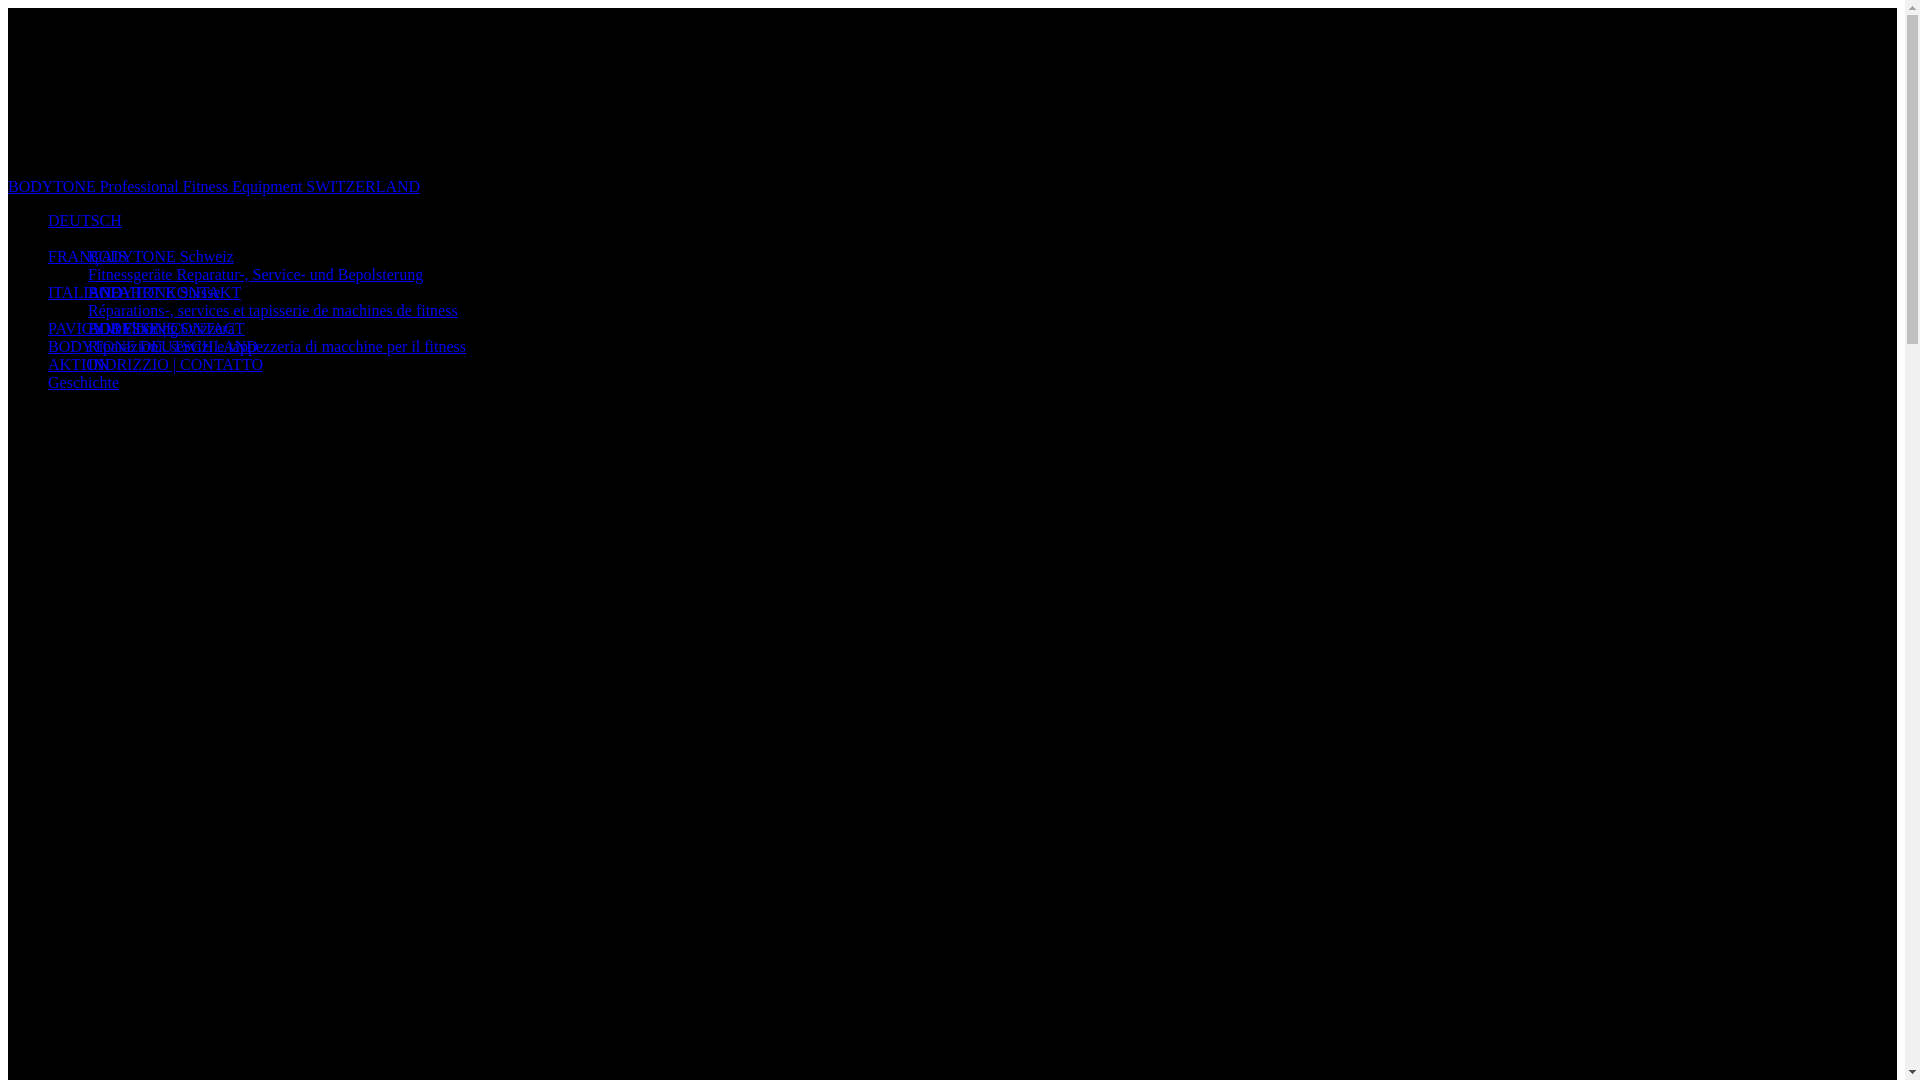 The height and width of the screenshot is (1080, 1920). What do you see at coordinates (166, 327) in the screenshot?
I see `'ADRESSE | CONTACT'` at bounding box center [166, 327].